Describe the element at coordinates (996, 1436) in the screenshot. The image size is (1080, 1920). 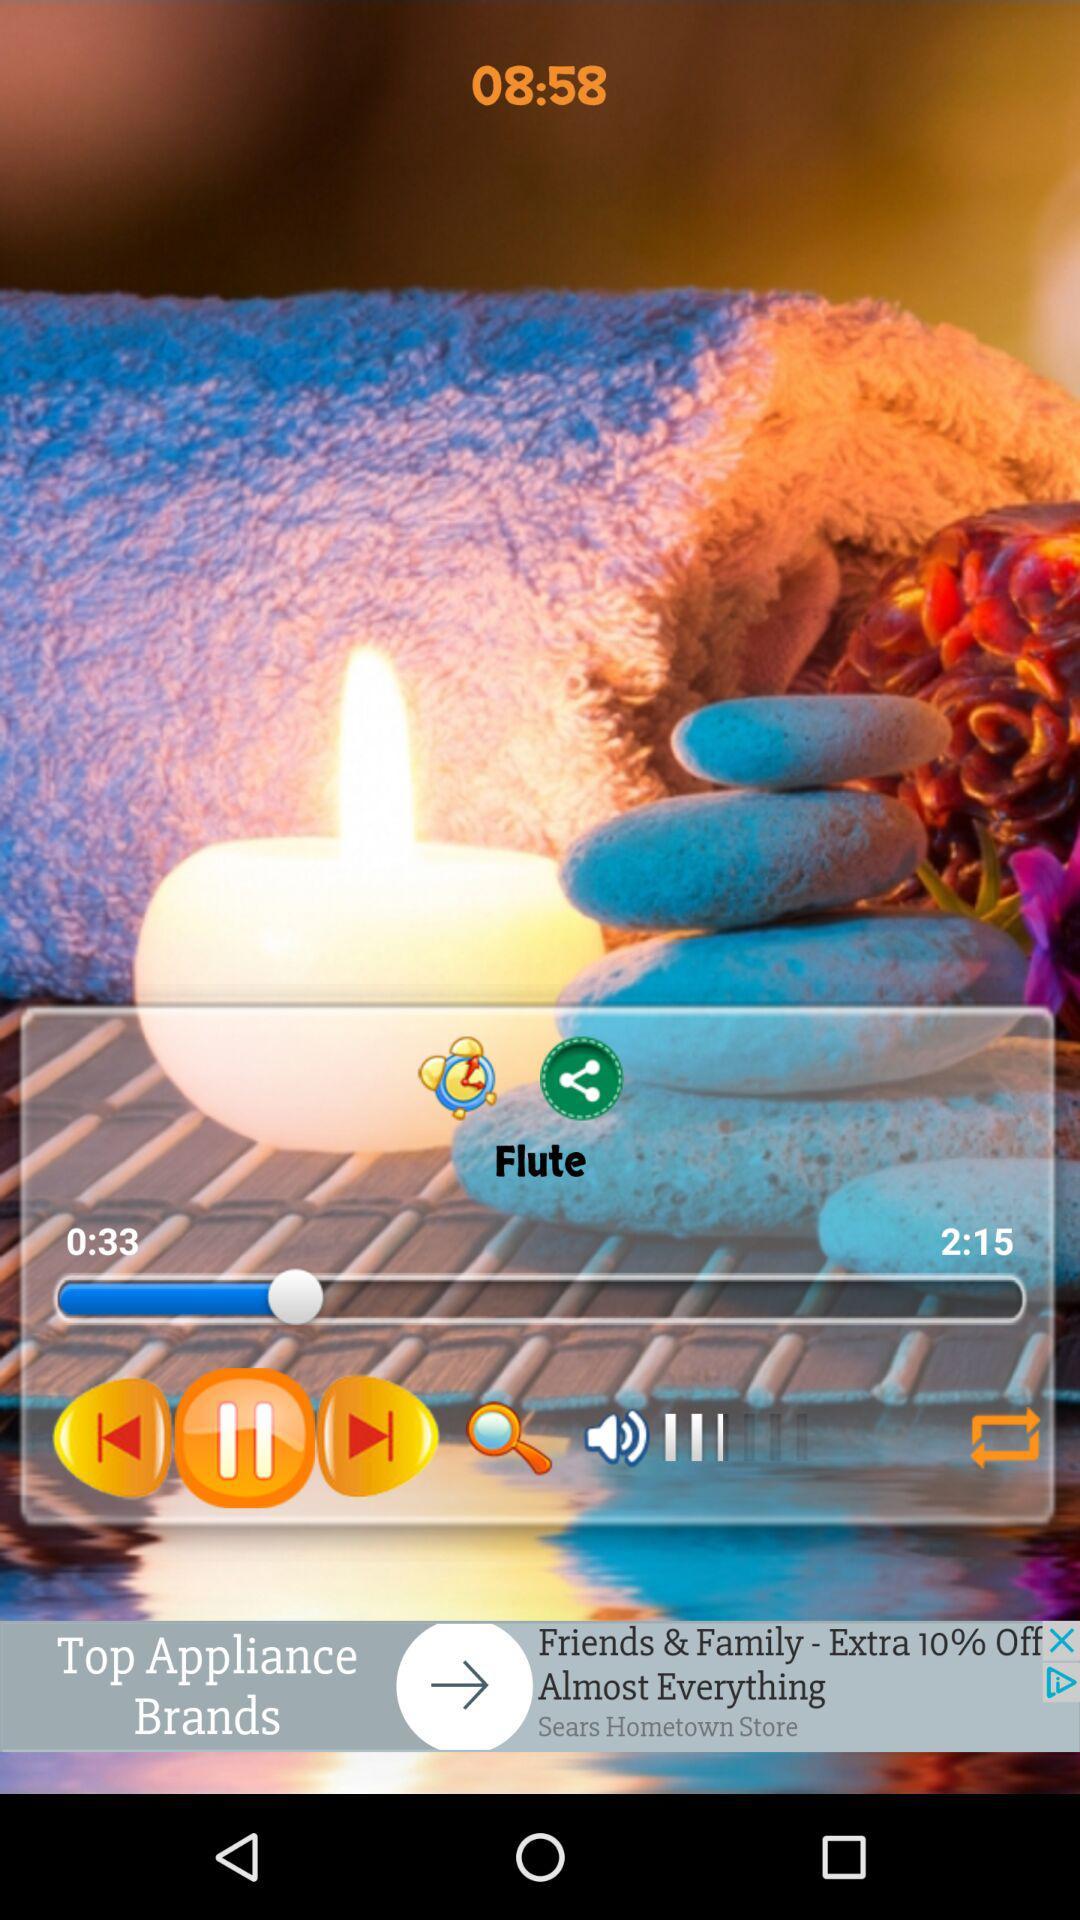
I see `arrow` at that location.